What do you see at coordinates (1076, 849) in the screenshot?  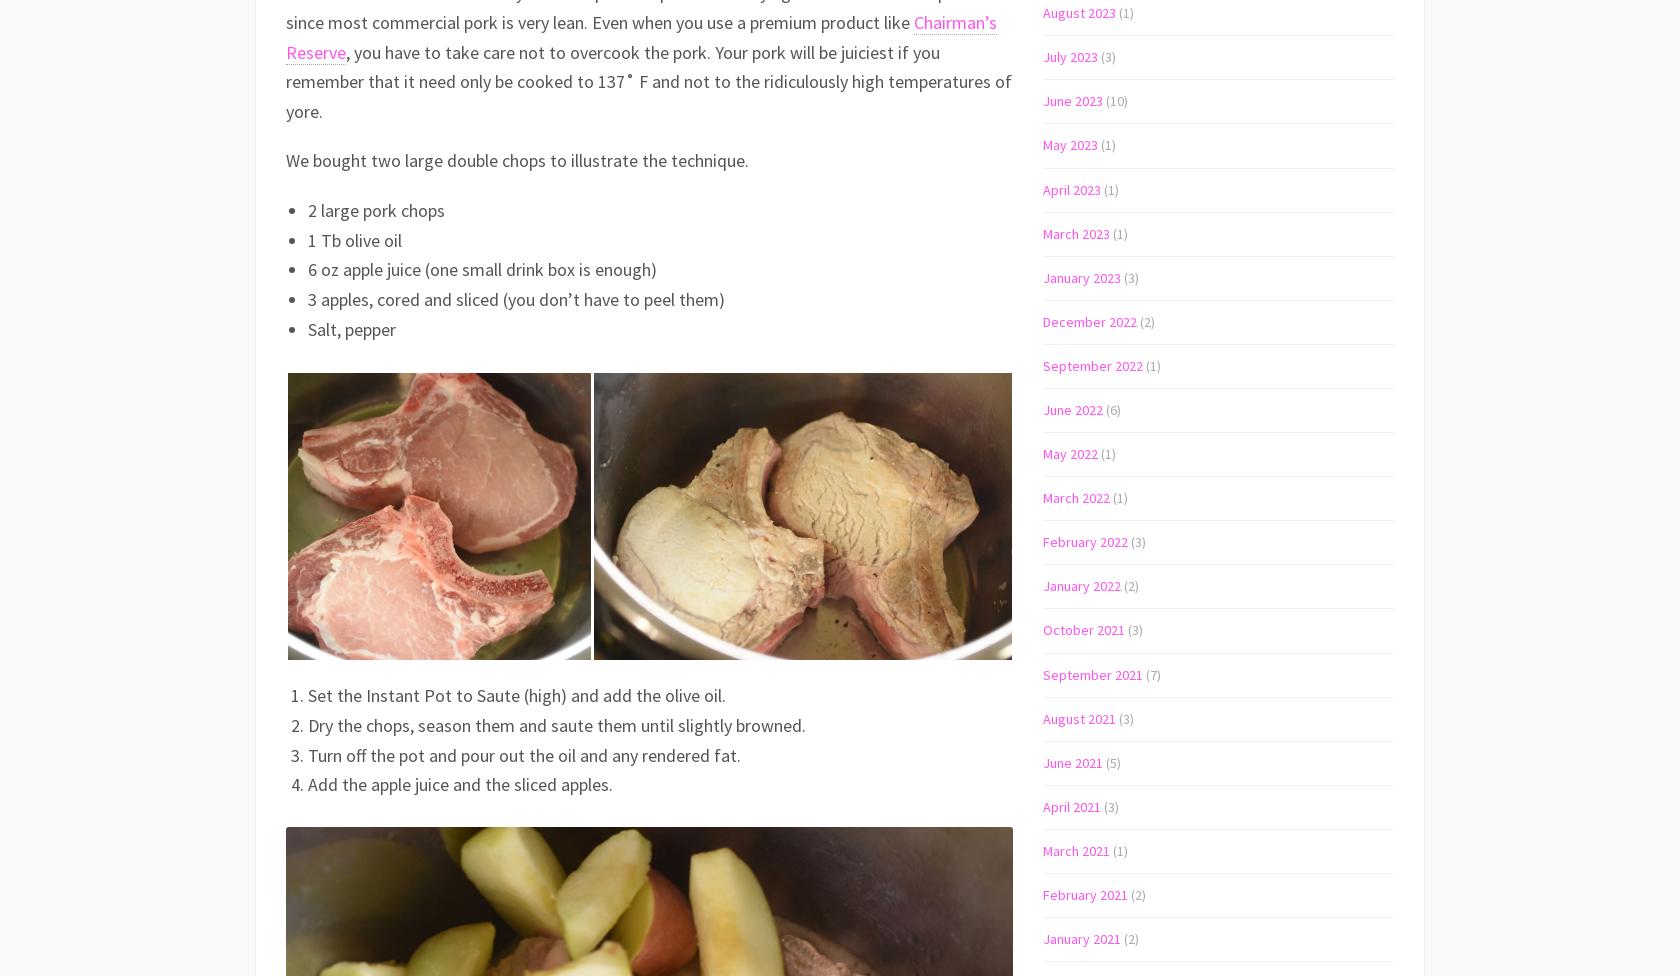 I see `'March 2021'` at bounding box center [1076, 849].